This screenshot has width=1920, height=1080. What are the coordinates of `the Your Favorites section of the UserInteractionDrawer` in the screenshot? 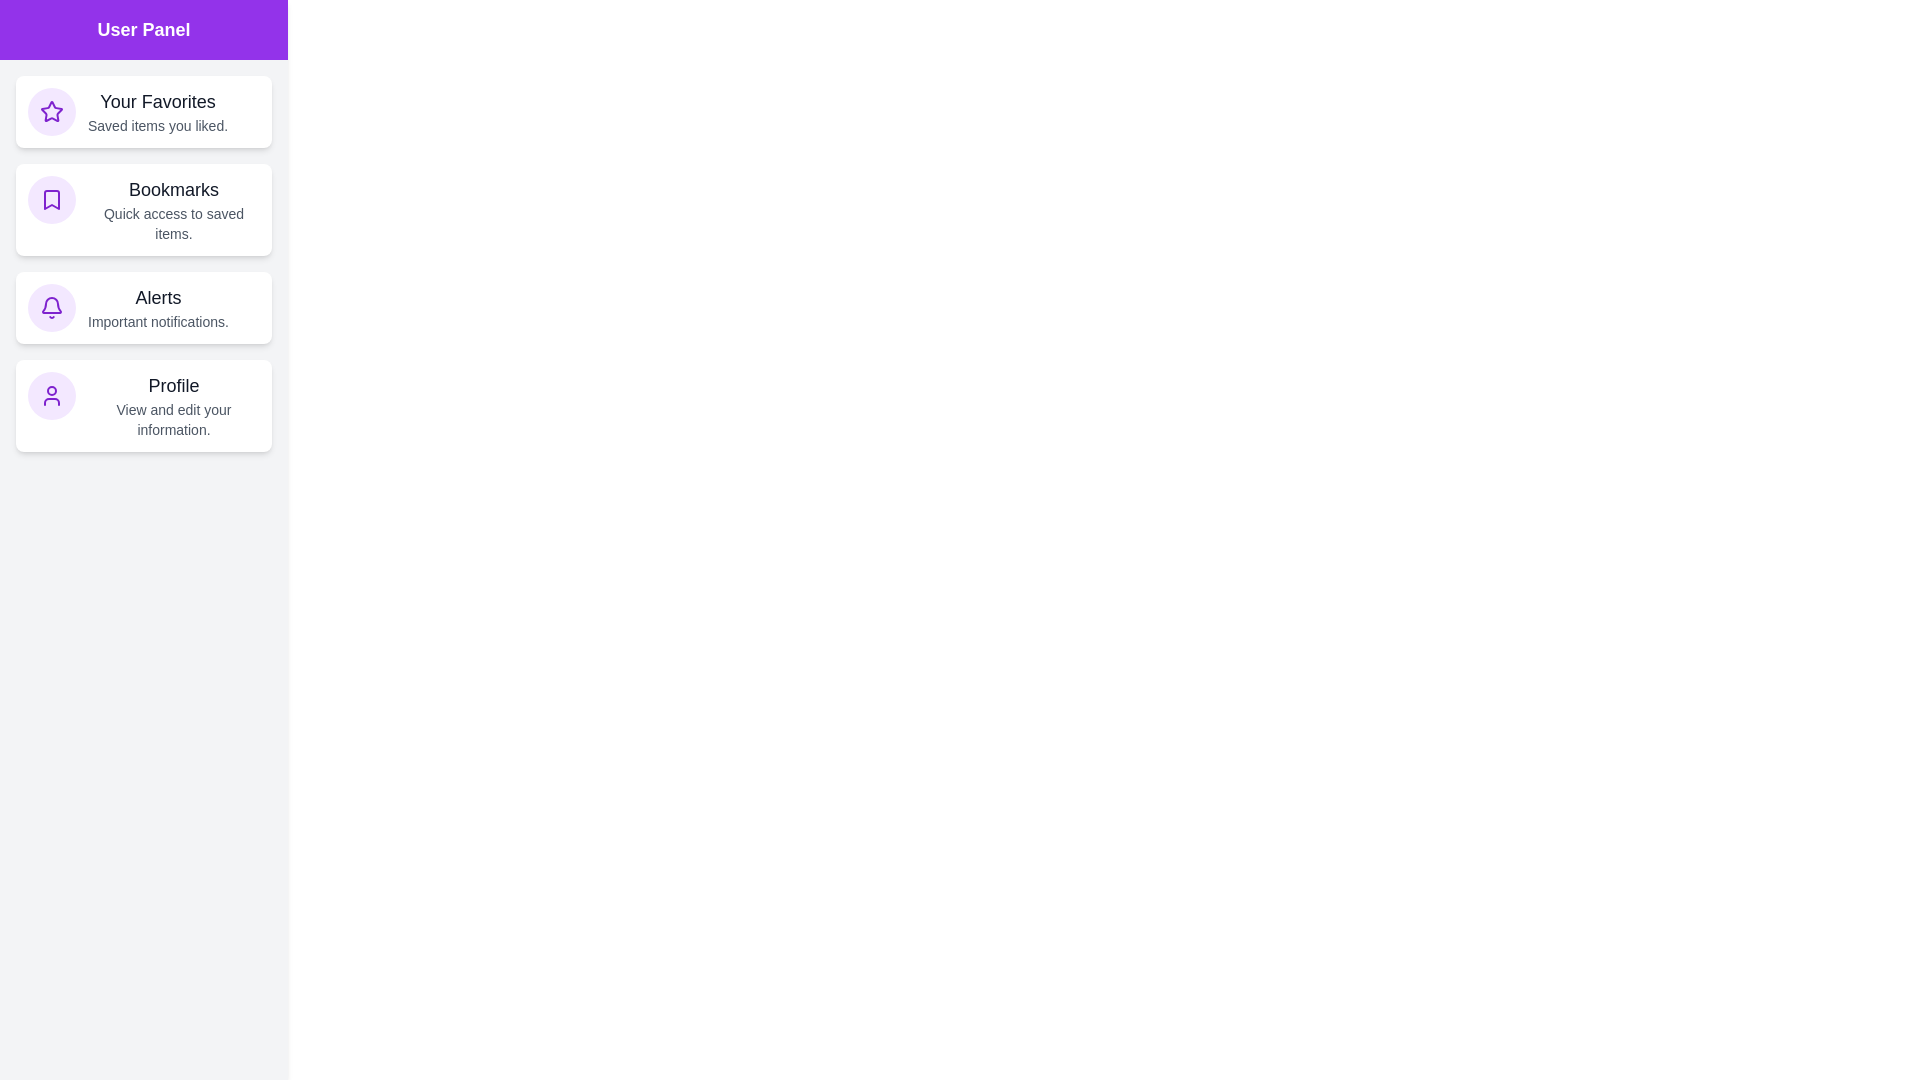 It's located at (143, 111).